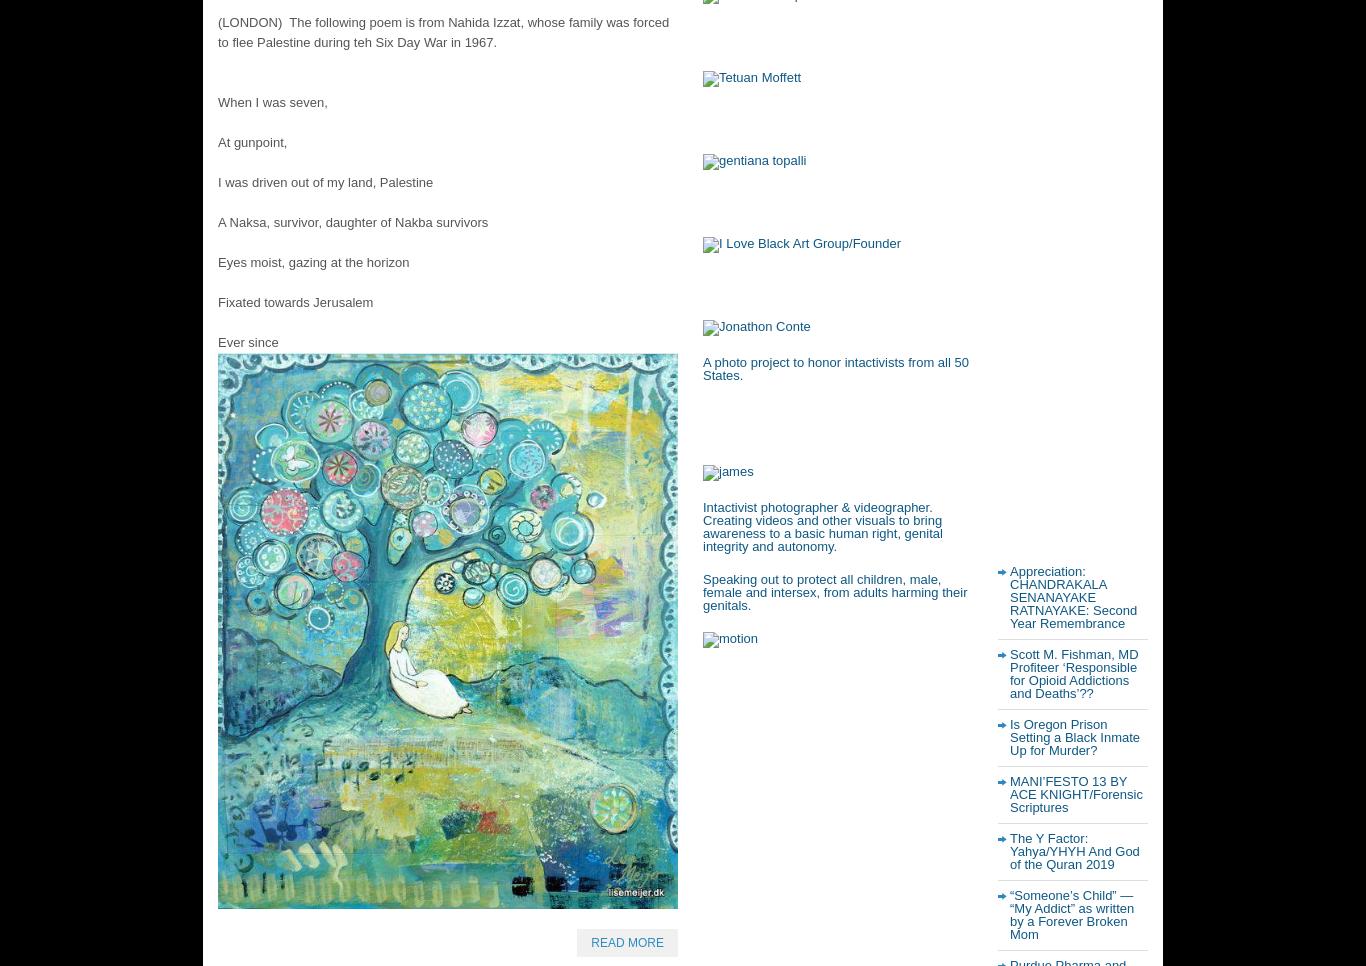  I want to click on 'Speaking out to protect all children, male, female and intersex, from adults harming their genitals.', so click(834, 592).